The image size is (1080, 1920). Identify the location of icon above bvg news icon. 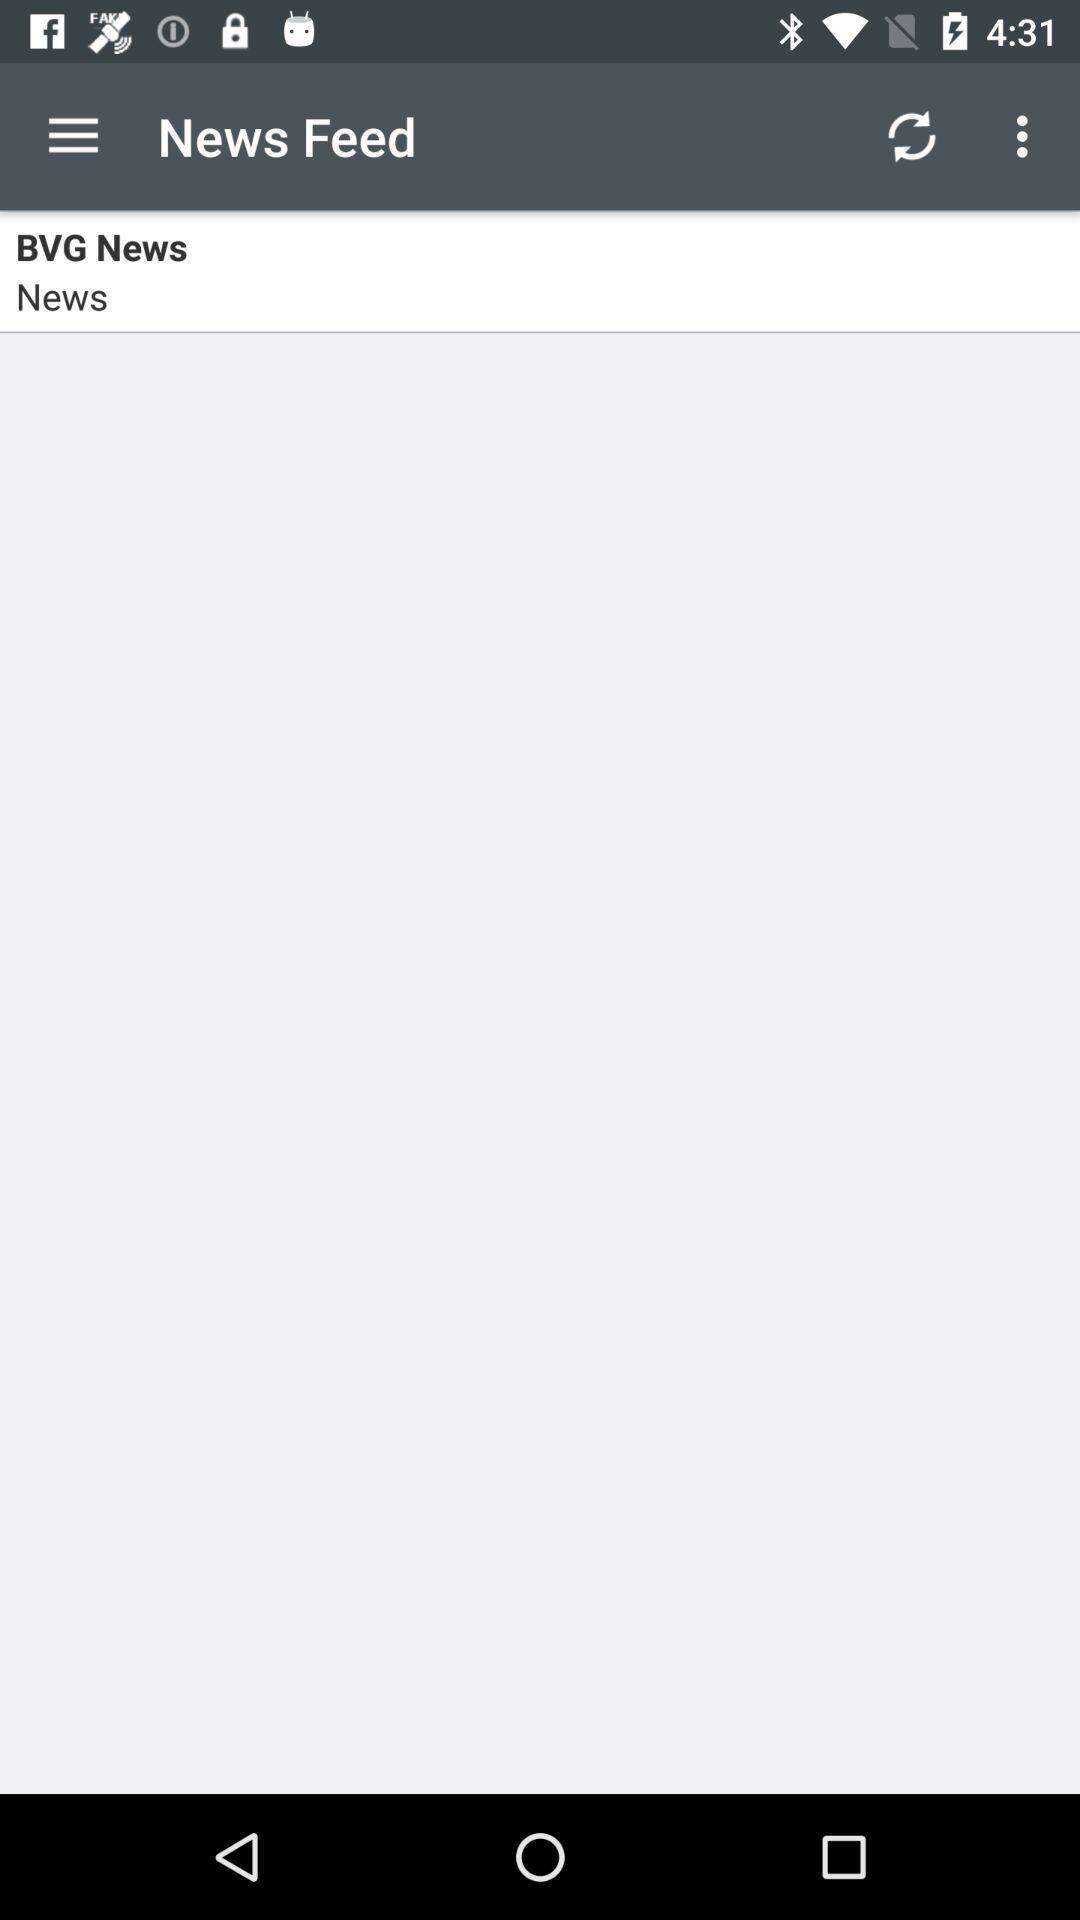
(1027, 135).